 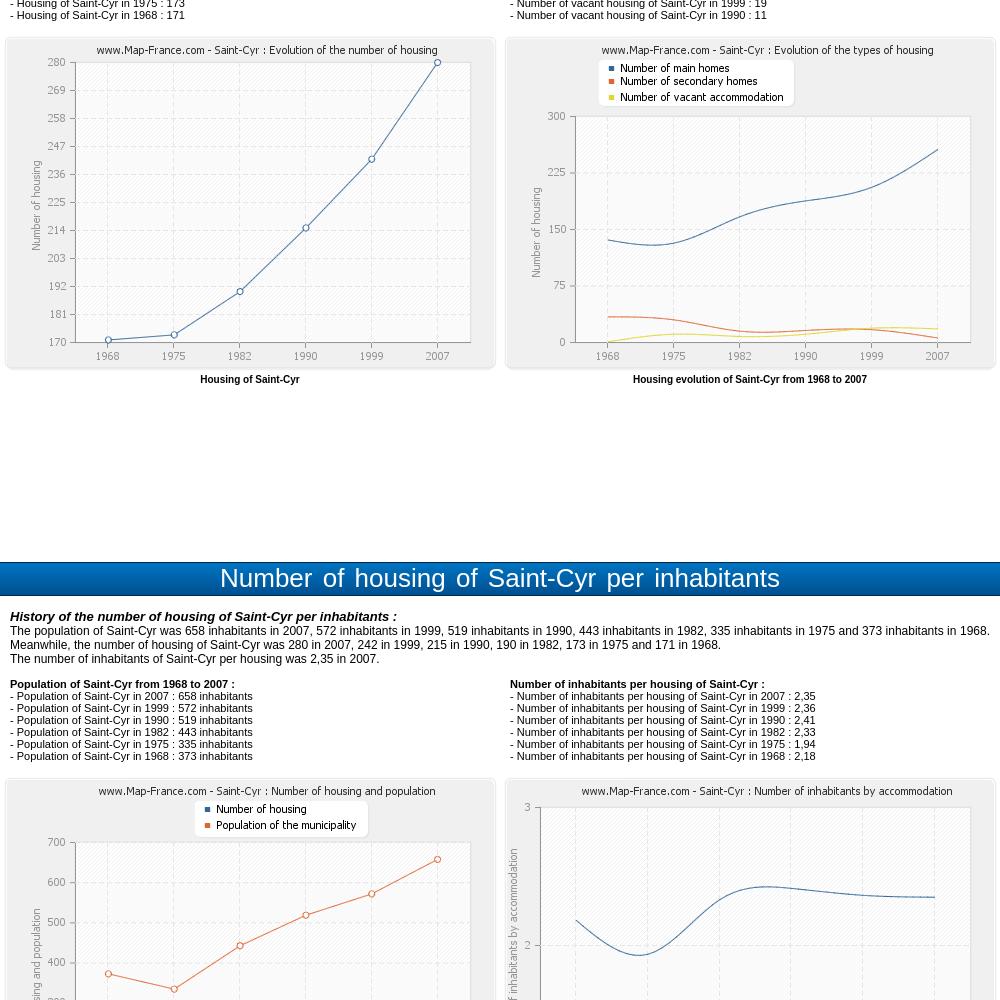 What do you see at coordinates (662, 695) in the screenshot?
I see `'- Number of inhabitants per housing of Saint-Cyr in 2007 : 2,35'` at bounding box center [662, 695].